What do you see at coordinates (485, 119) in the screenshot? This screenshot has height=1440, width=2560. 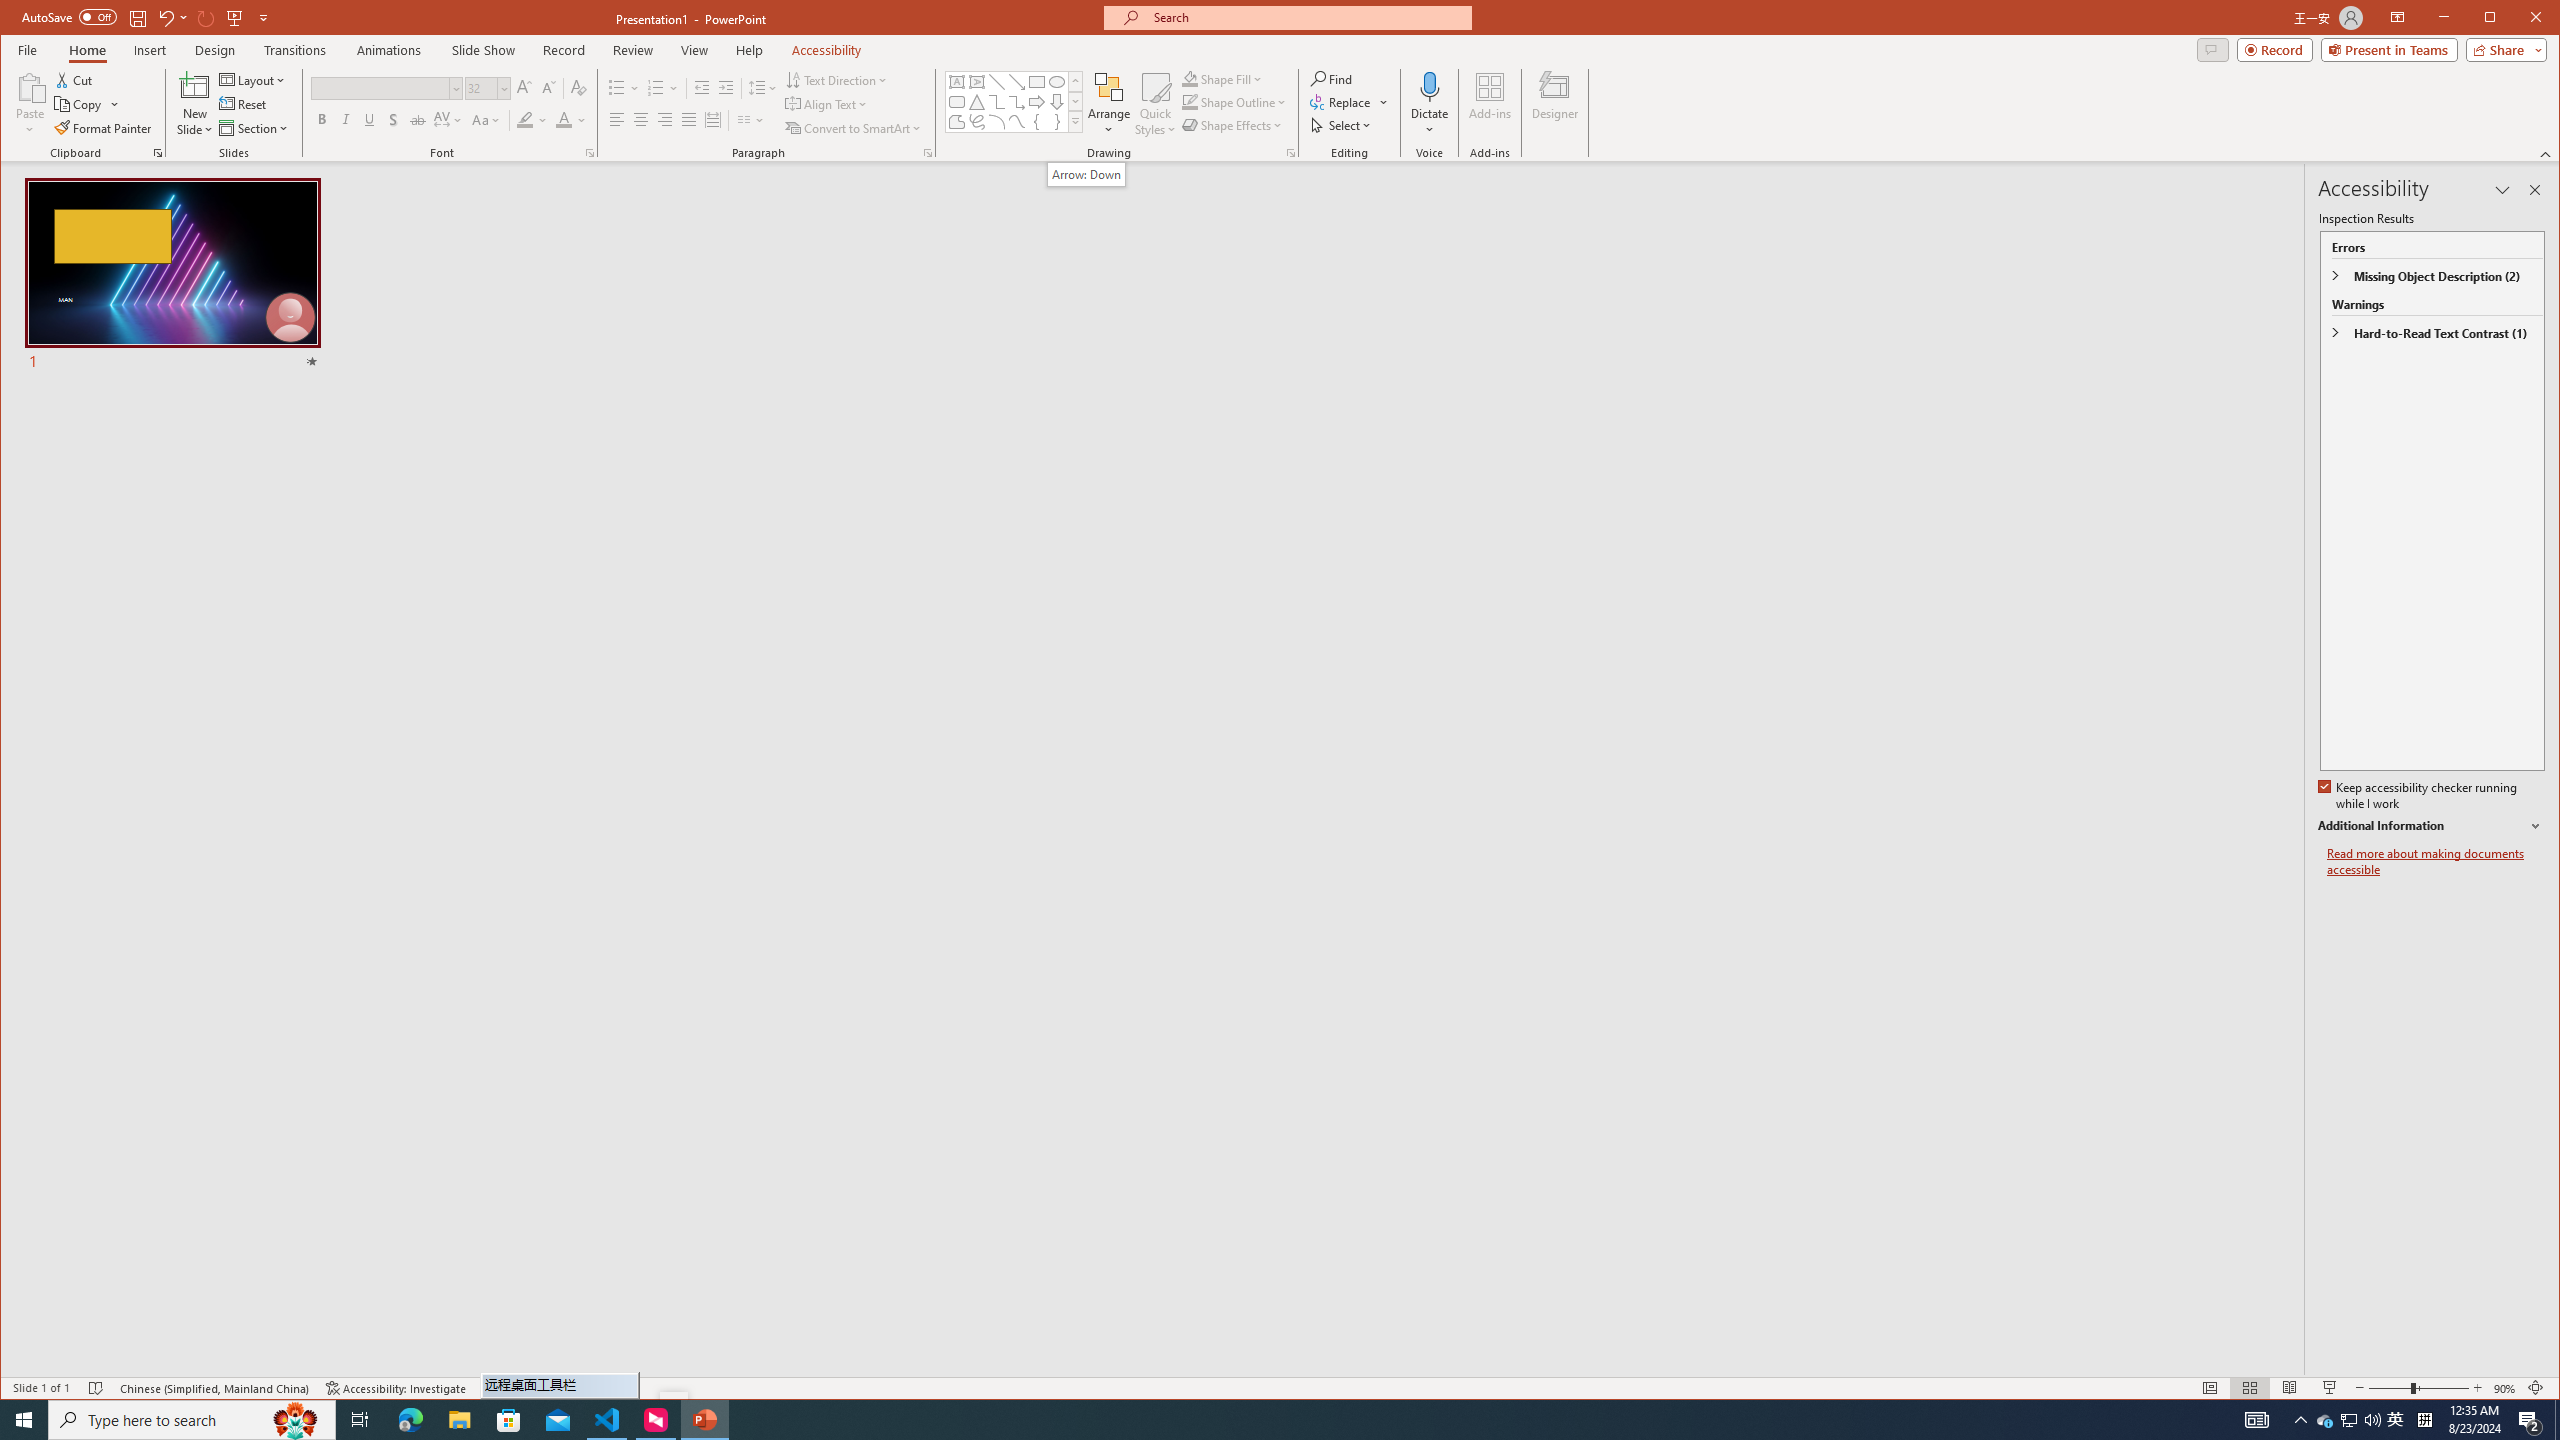 I see `'Change Case'` at bounding box center [485, 119].